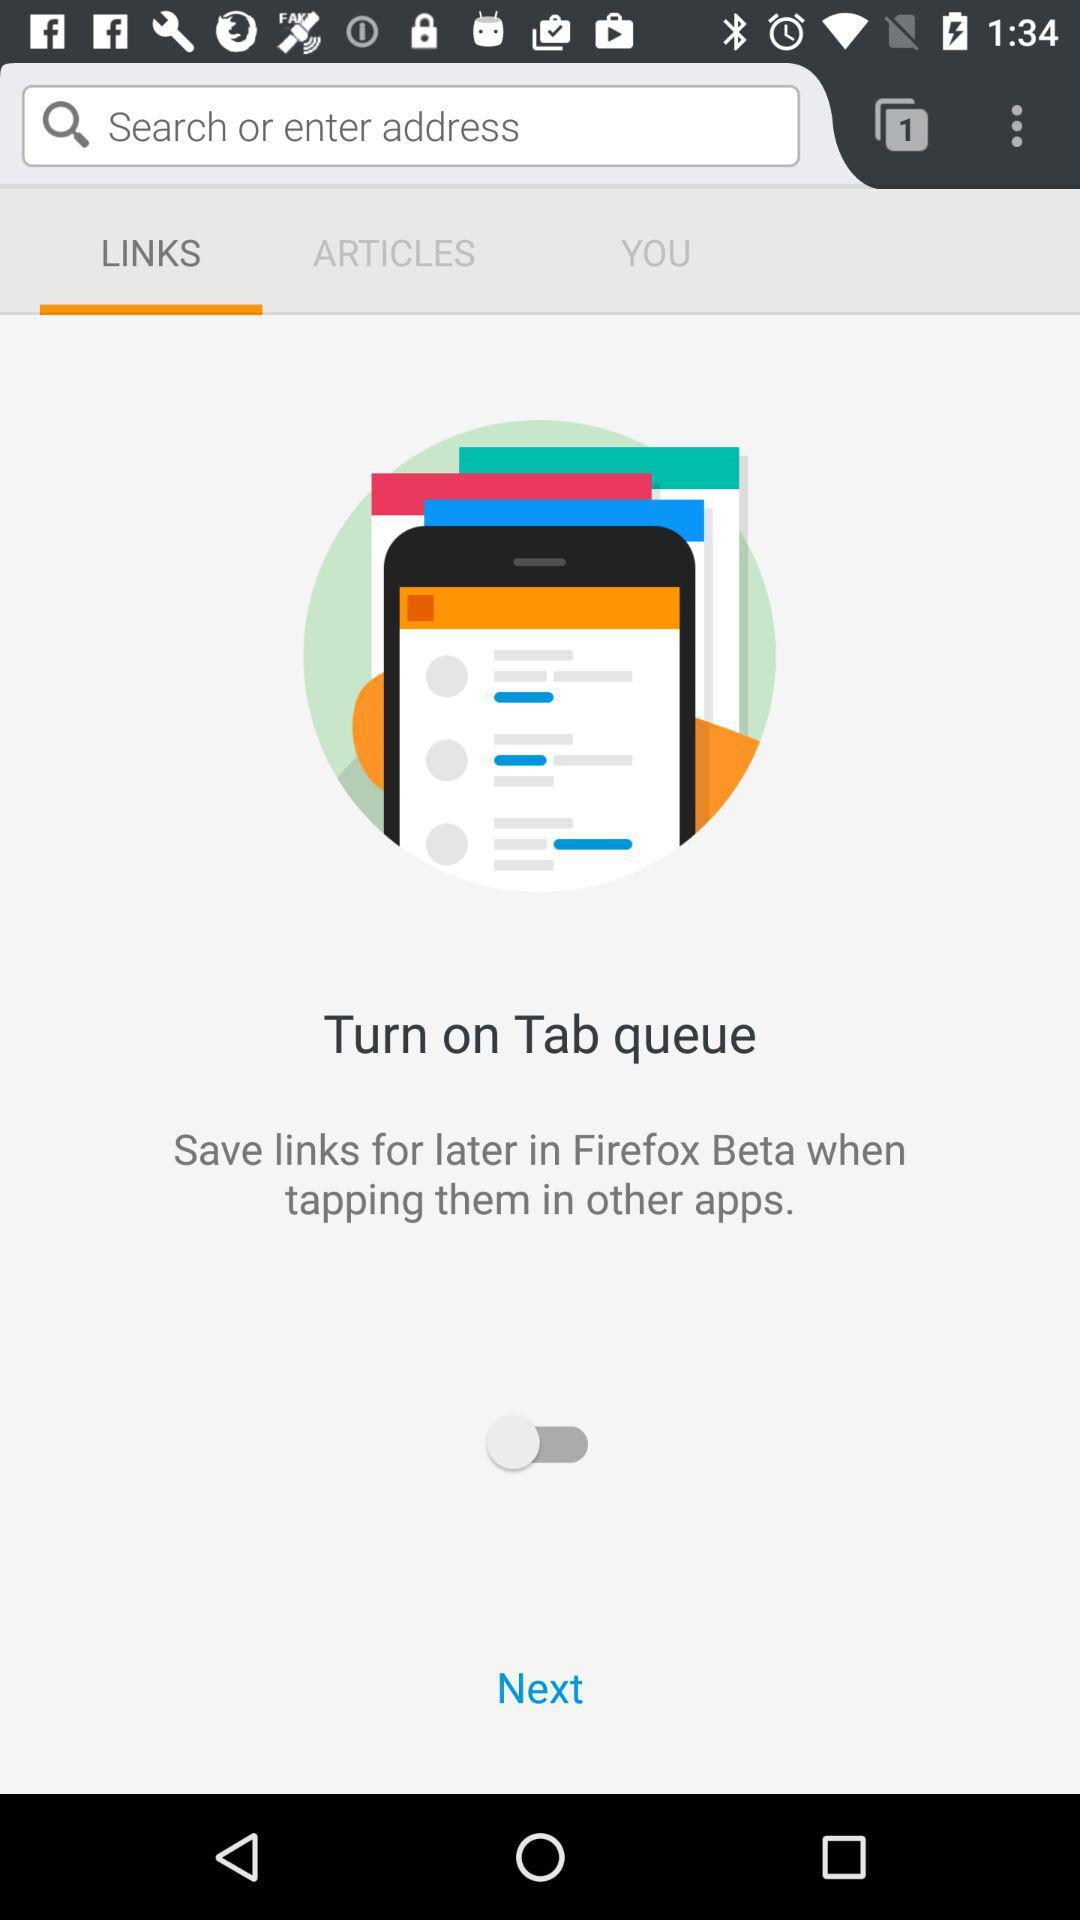 This screenshot has width=1080, height=1920. Describe the element at coordinates (64, 123) in the screenshot. I see `the search icon` at that location.